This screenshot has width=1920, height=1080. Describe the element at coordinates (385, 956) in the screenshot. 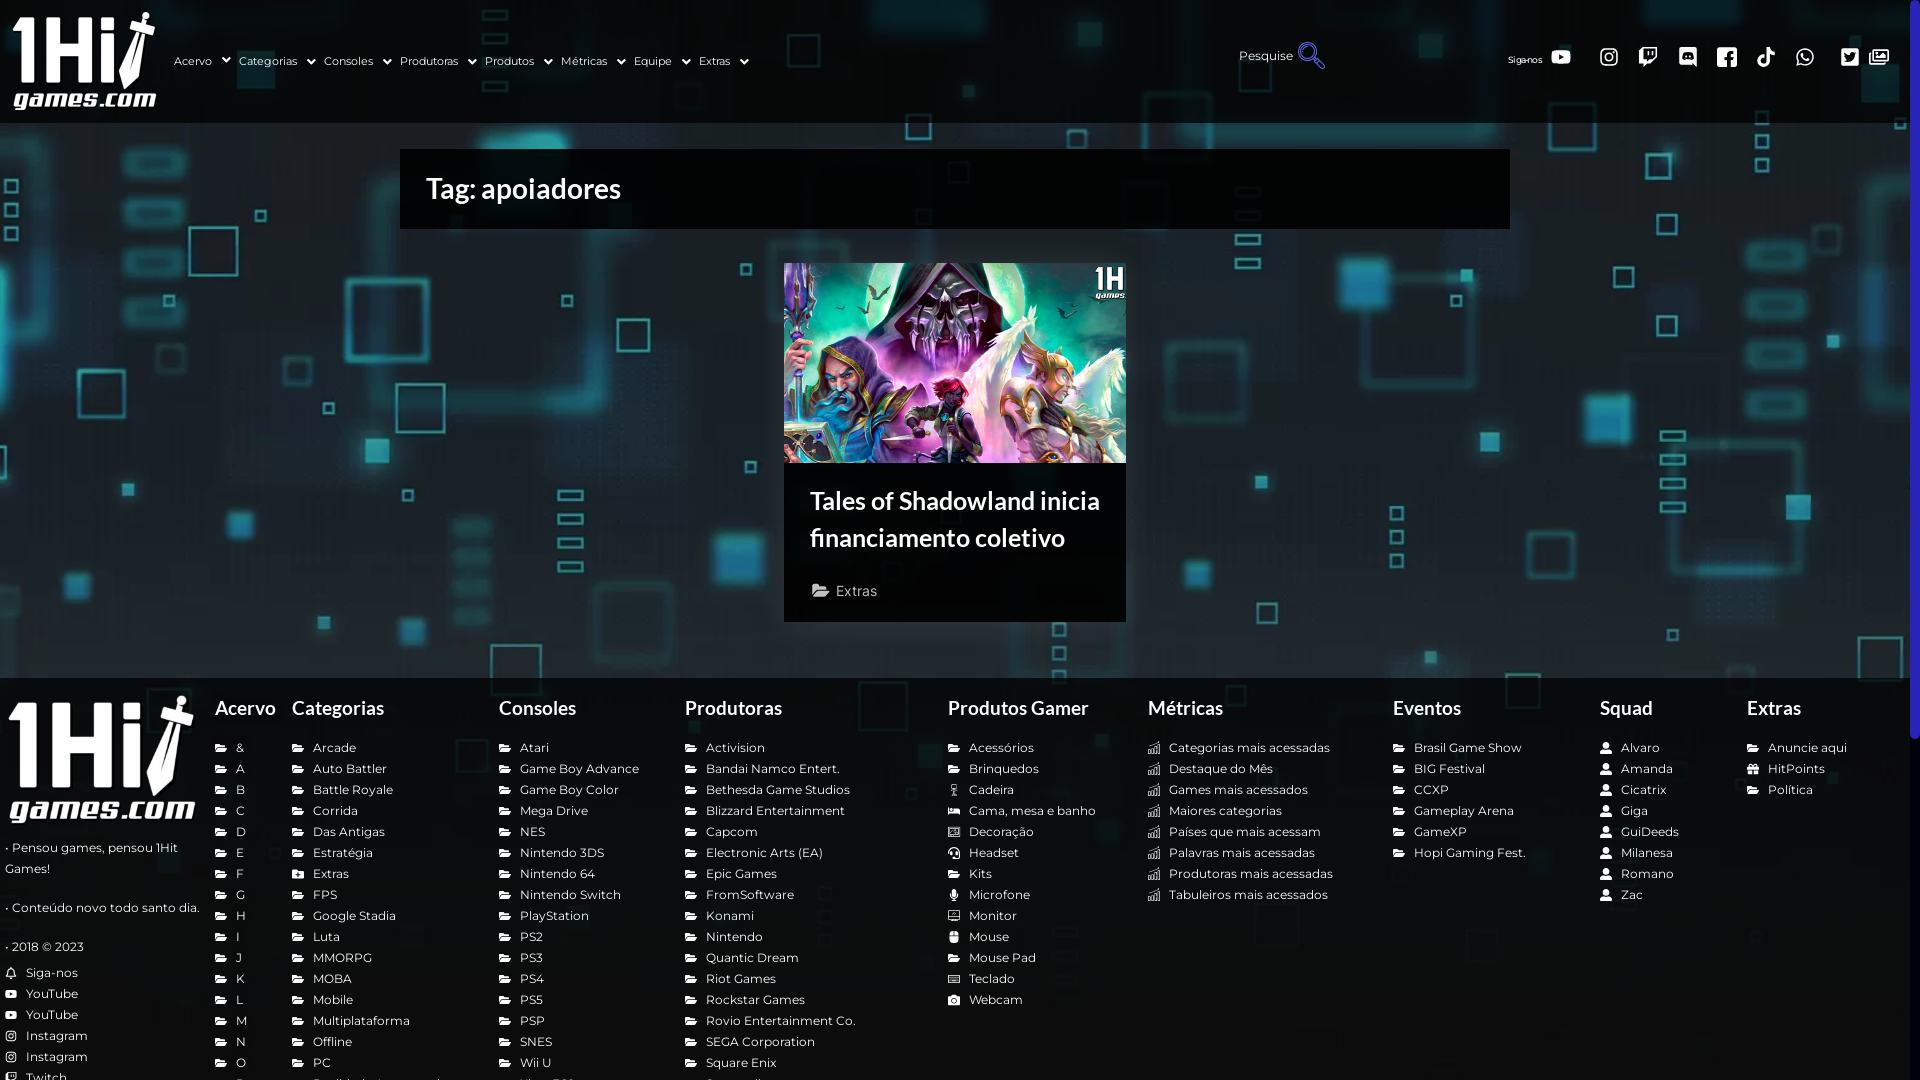

I see `'MMORPG'` at that location.